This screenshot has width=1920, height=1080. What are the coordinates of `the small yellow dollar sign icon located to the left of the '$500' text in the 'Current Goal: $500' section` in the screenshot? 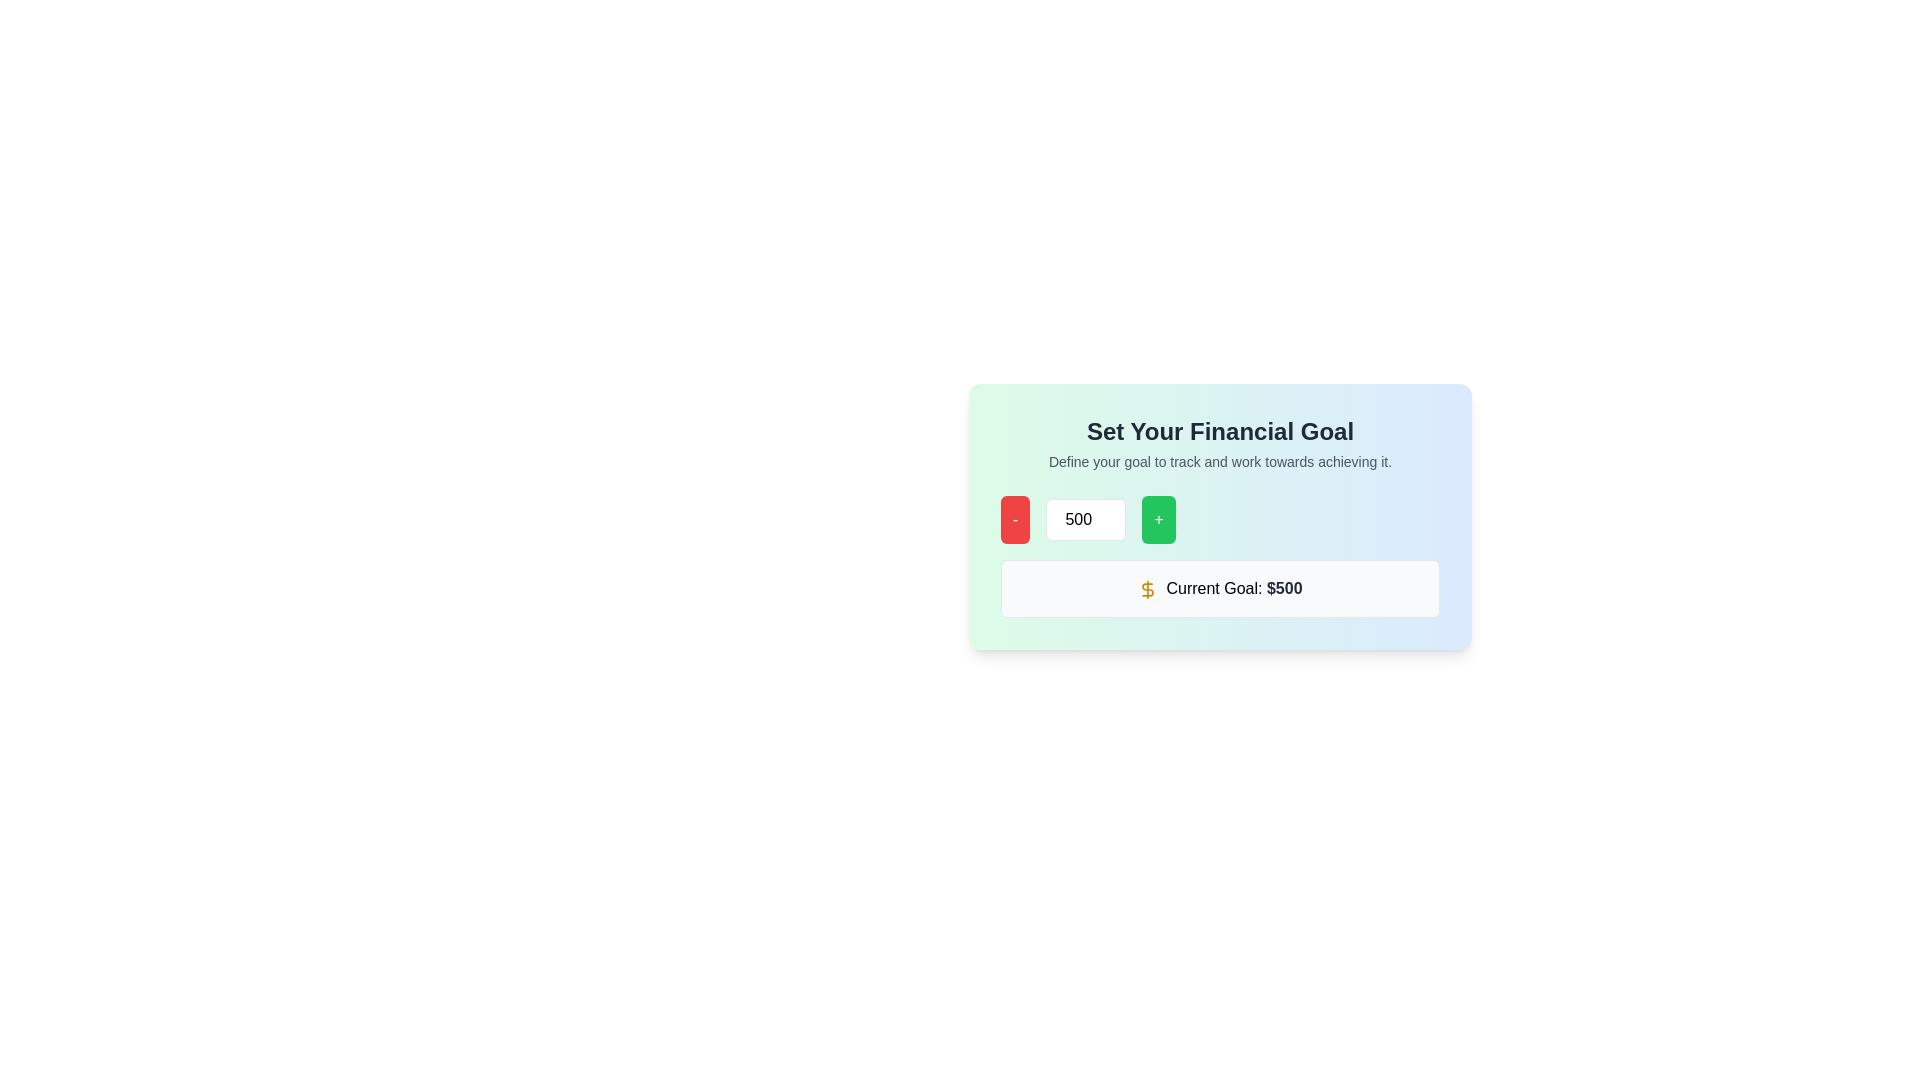 It's located at (1148, 588).